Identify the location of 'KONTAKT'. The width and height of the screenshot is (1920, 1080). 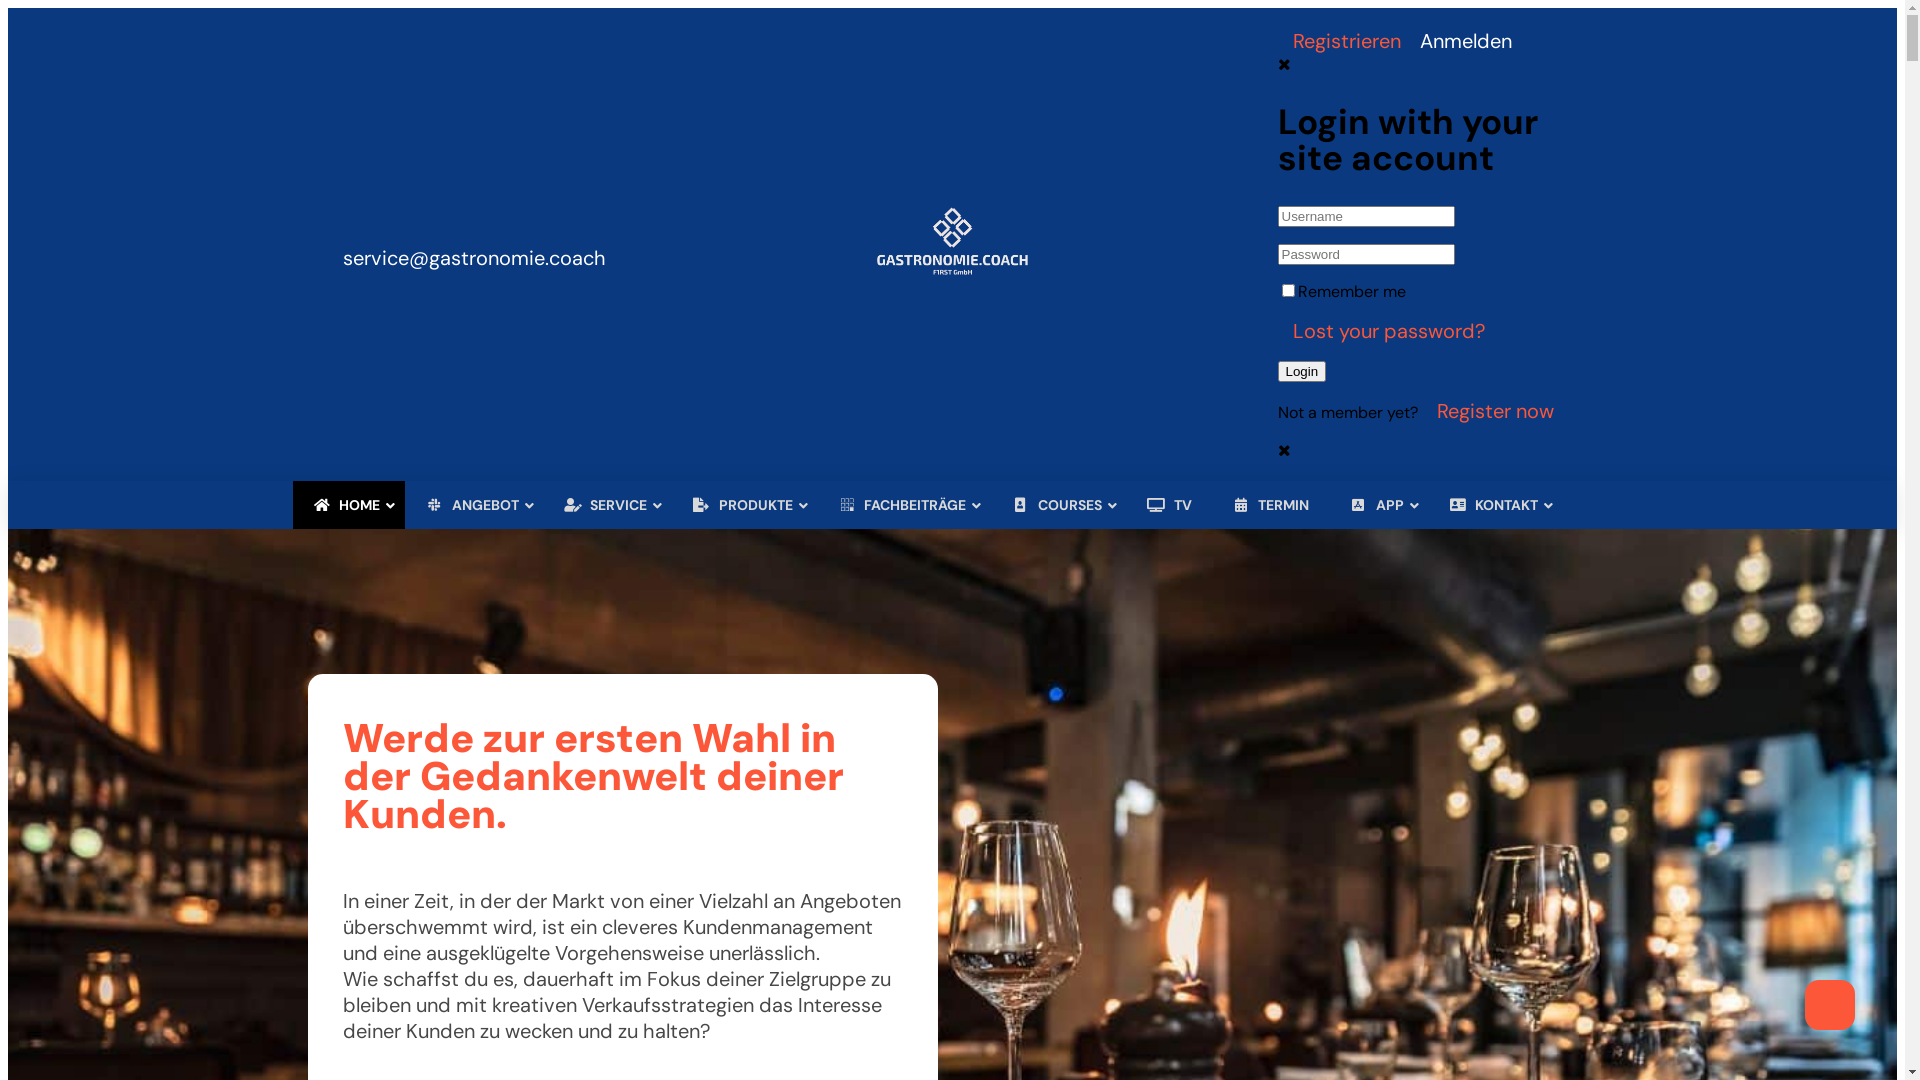
(1496, 504).